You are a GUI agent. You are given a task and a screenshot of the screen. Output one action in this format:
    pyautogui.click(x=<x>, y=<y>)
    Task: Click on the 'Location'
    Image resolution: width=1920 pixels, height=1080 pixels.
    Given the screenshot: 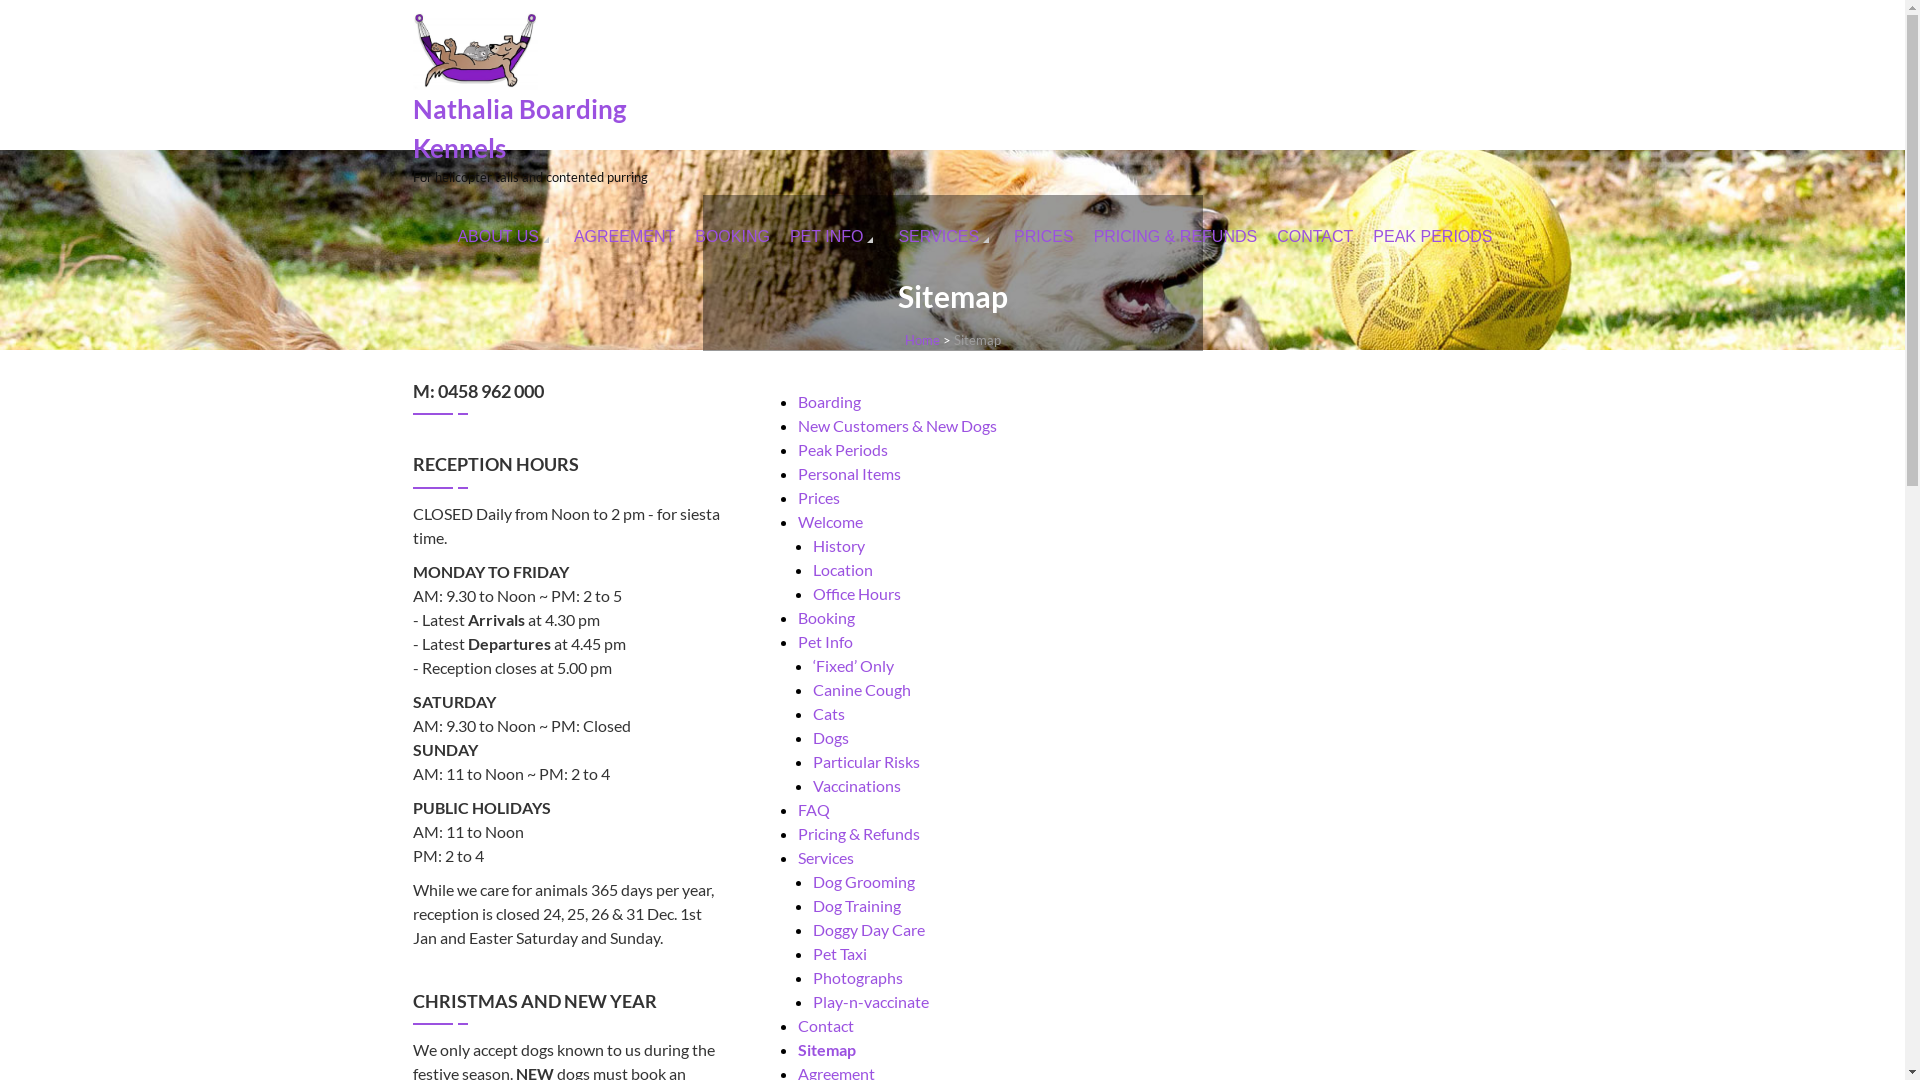 What is the action you would take?
    pyautogui.click(x=843, y=569)
    